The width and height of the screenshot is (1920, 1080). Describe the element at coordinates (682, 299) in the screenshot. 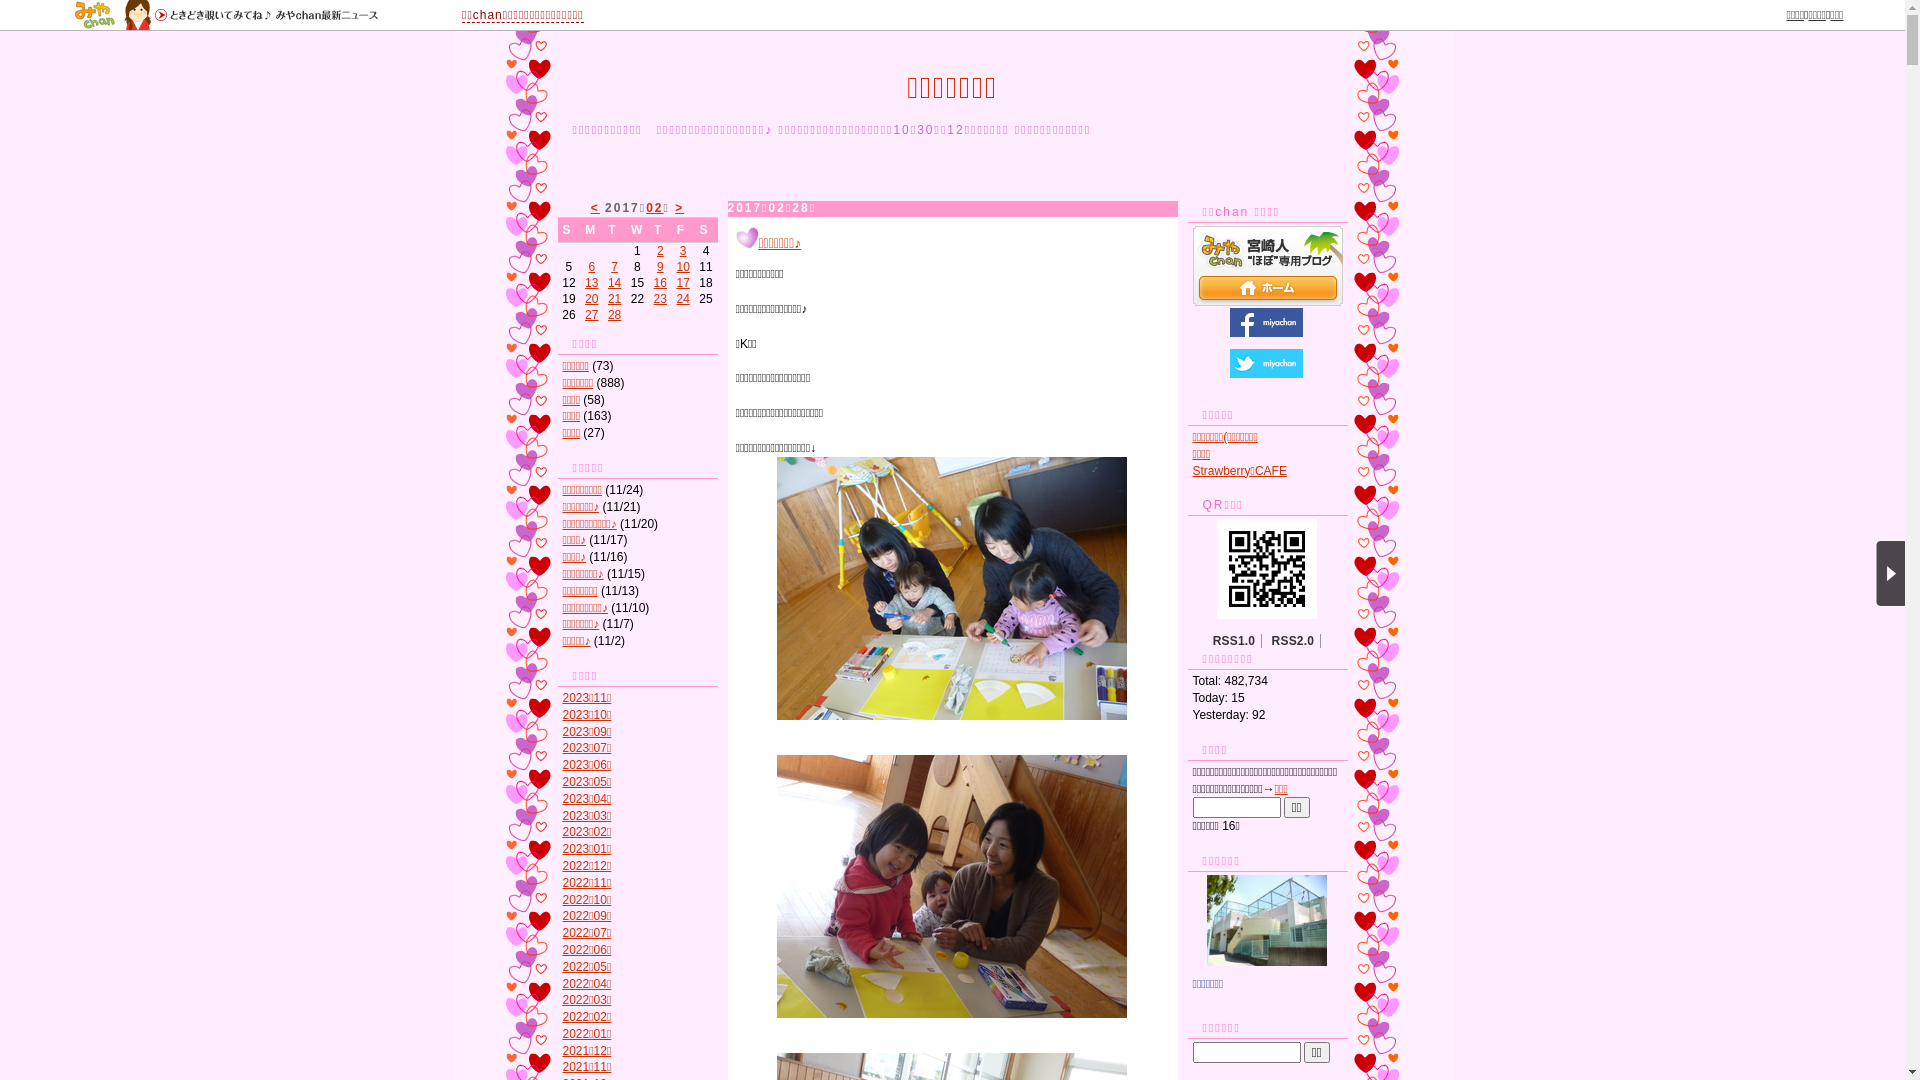

I see `'24'` at that location.